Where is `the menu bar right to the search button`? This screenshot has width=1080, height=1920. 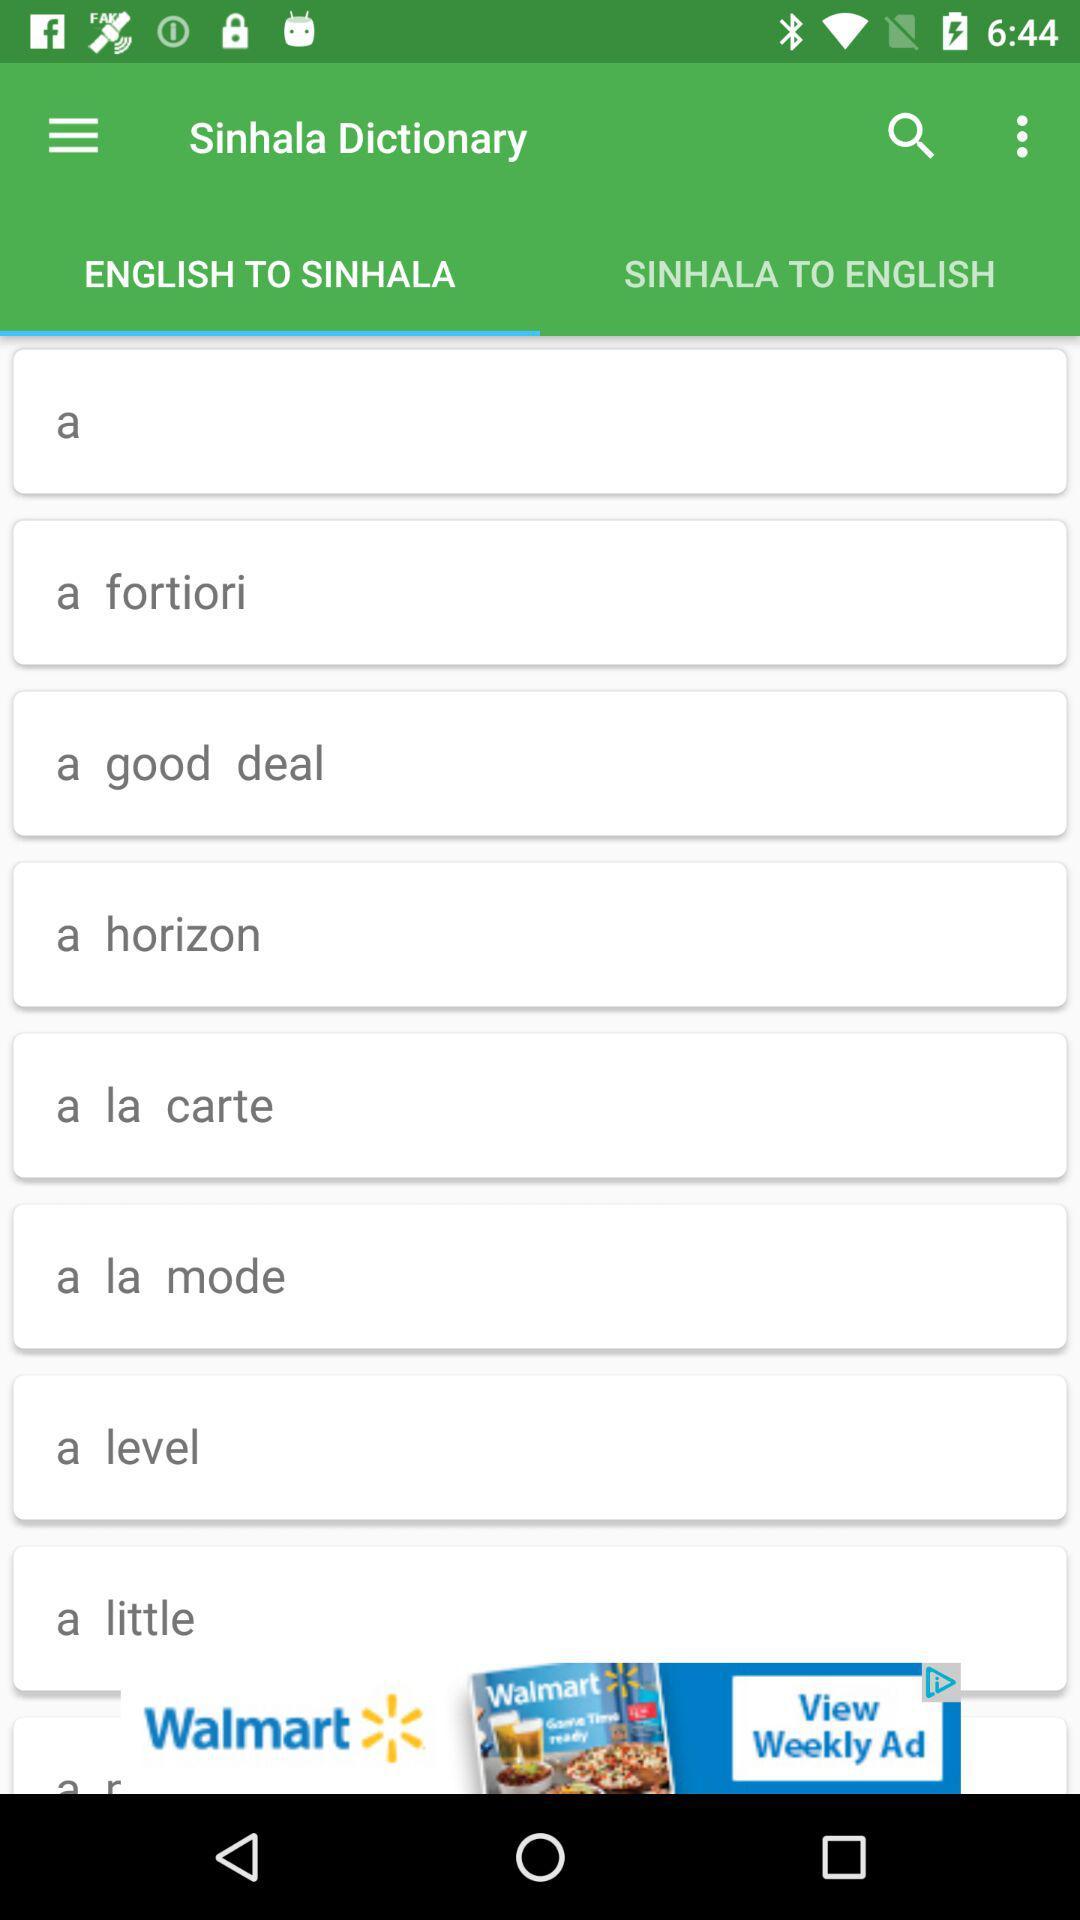
the menu bar right to the search button is located at coordinates (1027, 136).